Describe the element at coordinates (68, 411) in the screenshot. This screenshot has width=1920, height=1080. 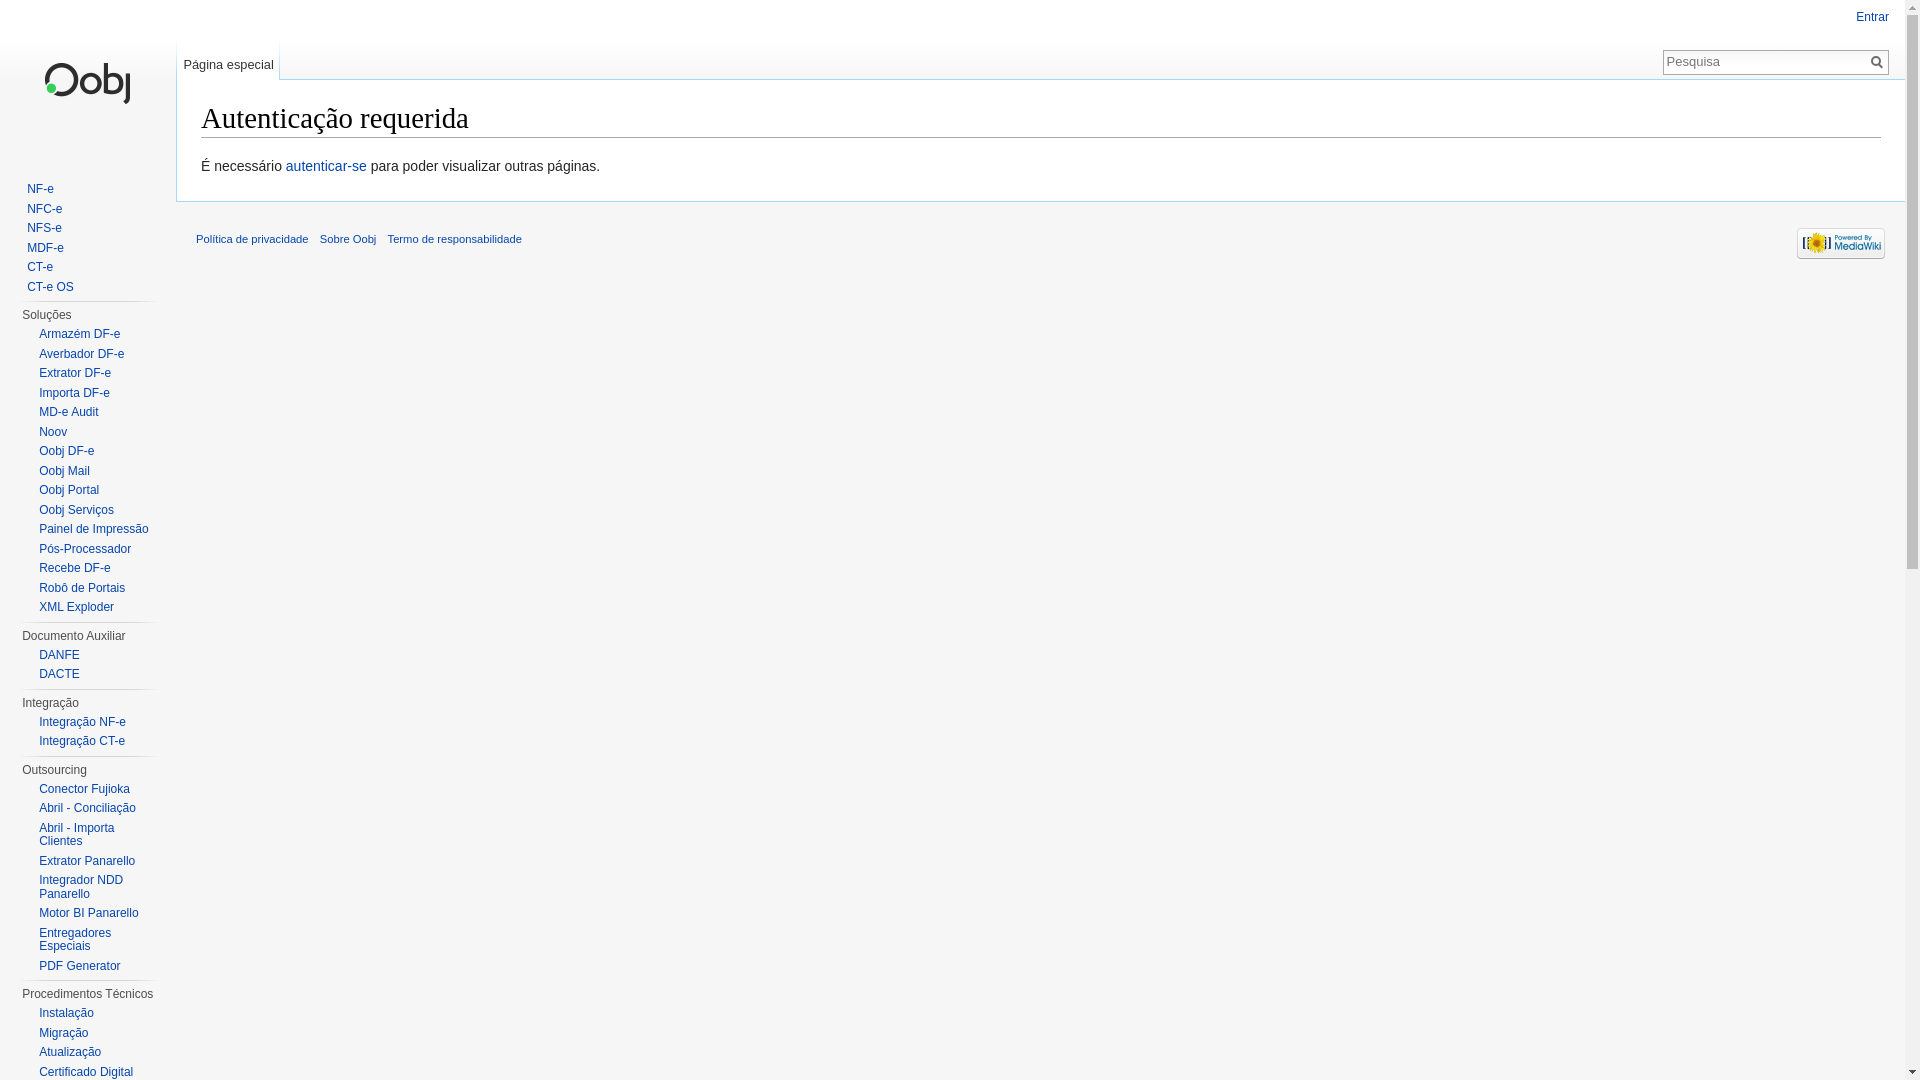
I see `'MD-e Audit'` at that location.